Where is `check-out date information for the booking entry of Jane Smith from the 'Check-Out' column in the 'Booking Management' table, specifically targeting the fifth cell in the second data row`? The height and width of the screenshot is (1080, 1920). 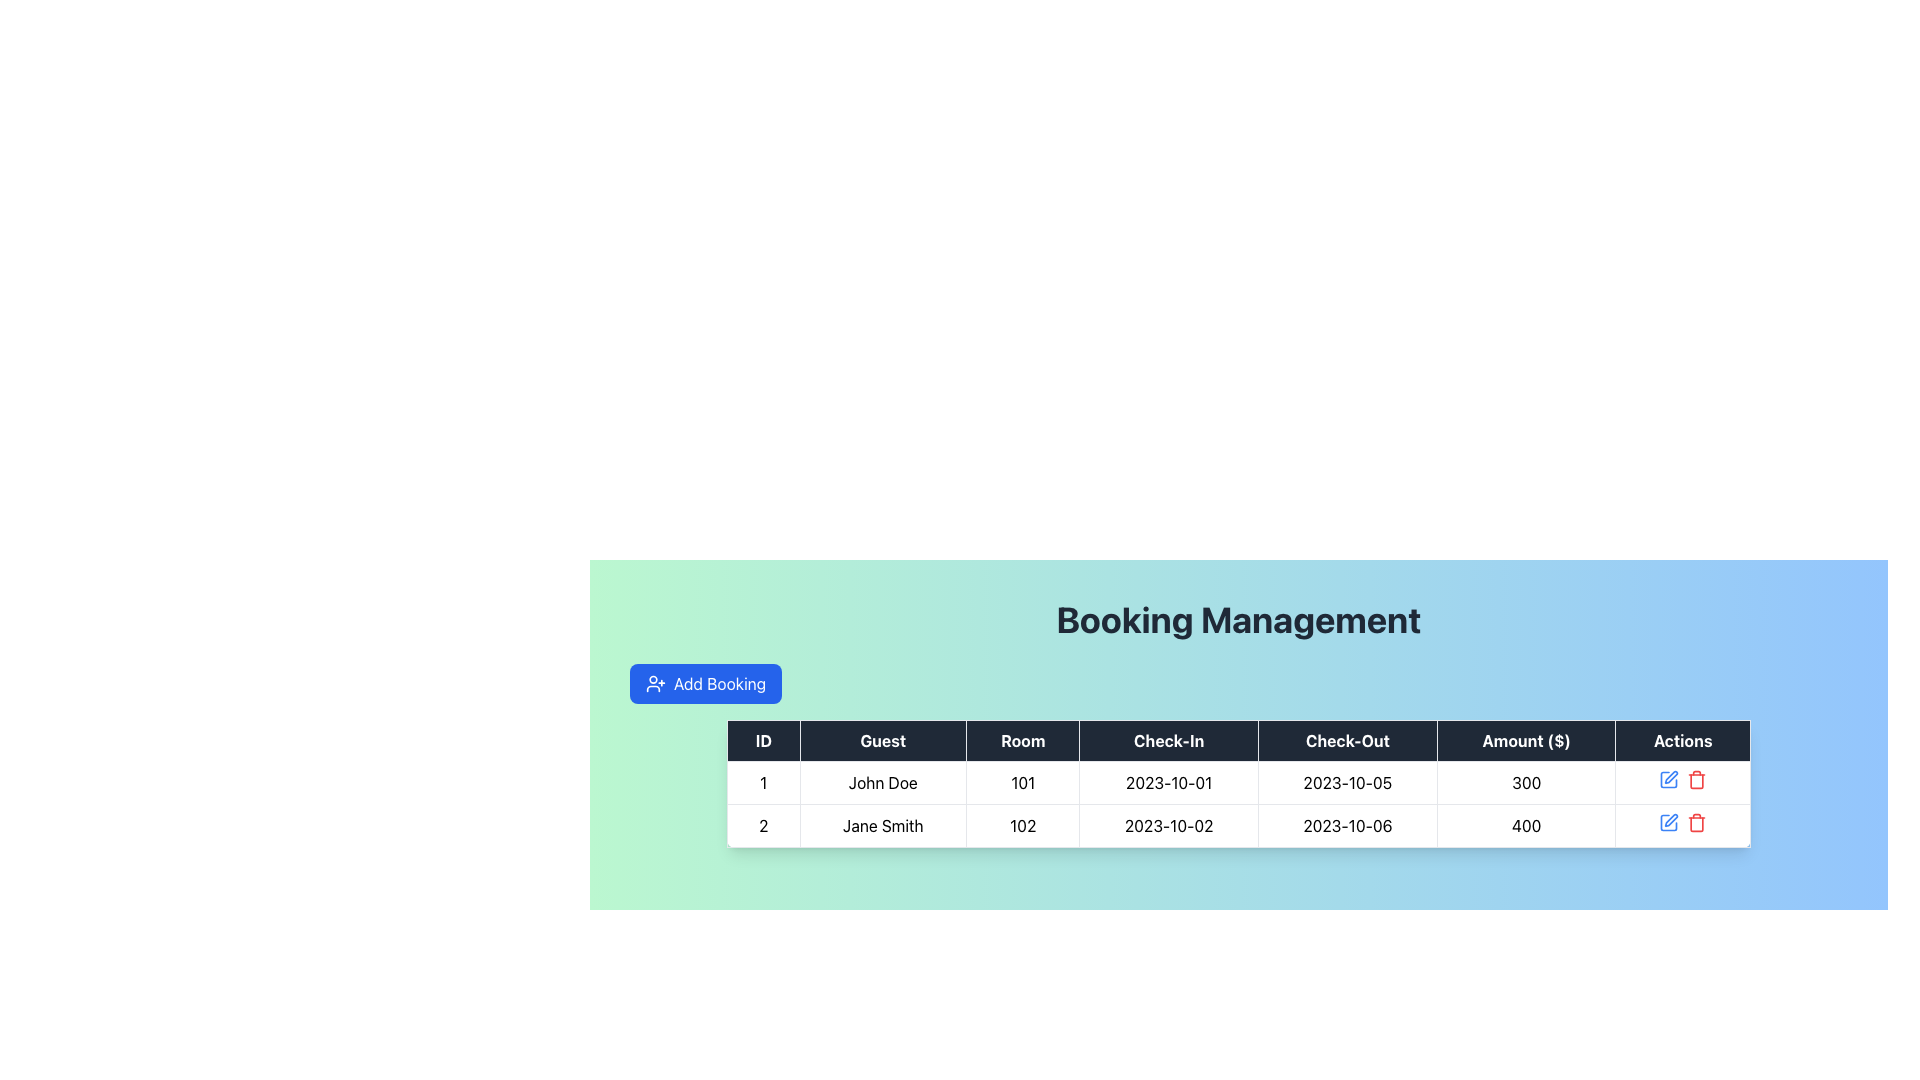
check-out date information for the booking entry of Jane Smith from the 'Check-Out' column in the 'Booking Management' table, specifically targeting the fifth cell in the second data row is located at coordinates (1347, 825).